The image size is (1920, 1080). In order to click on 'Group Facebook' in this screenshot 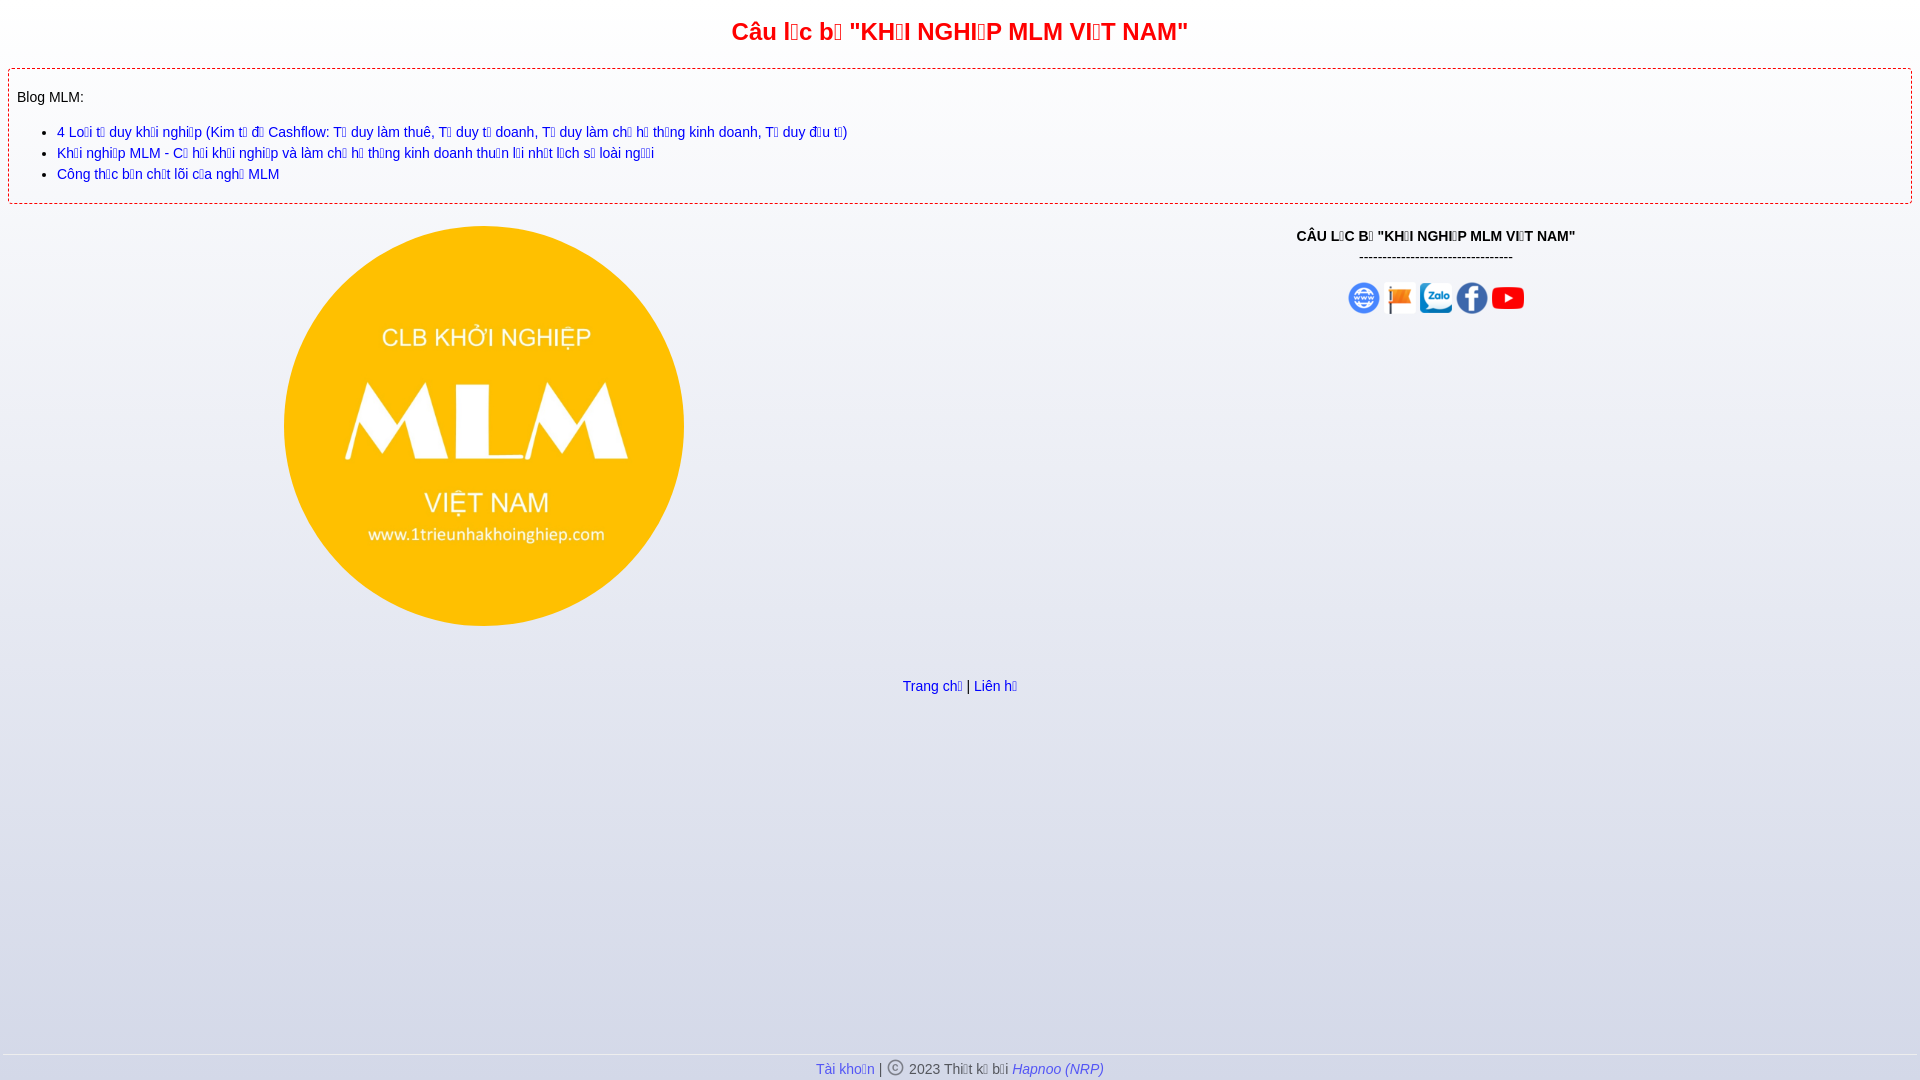, I will do `click(1492, 297)`.